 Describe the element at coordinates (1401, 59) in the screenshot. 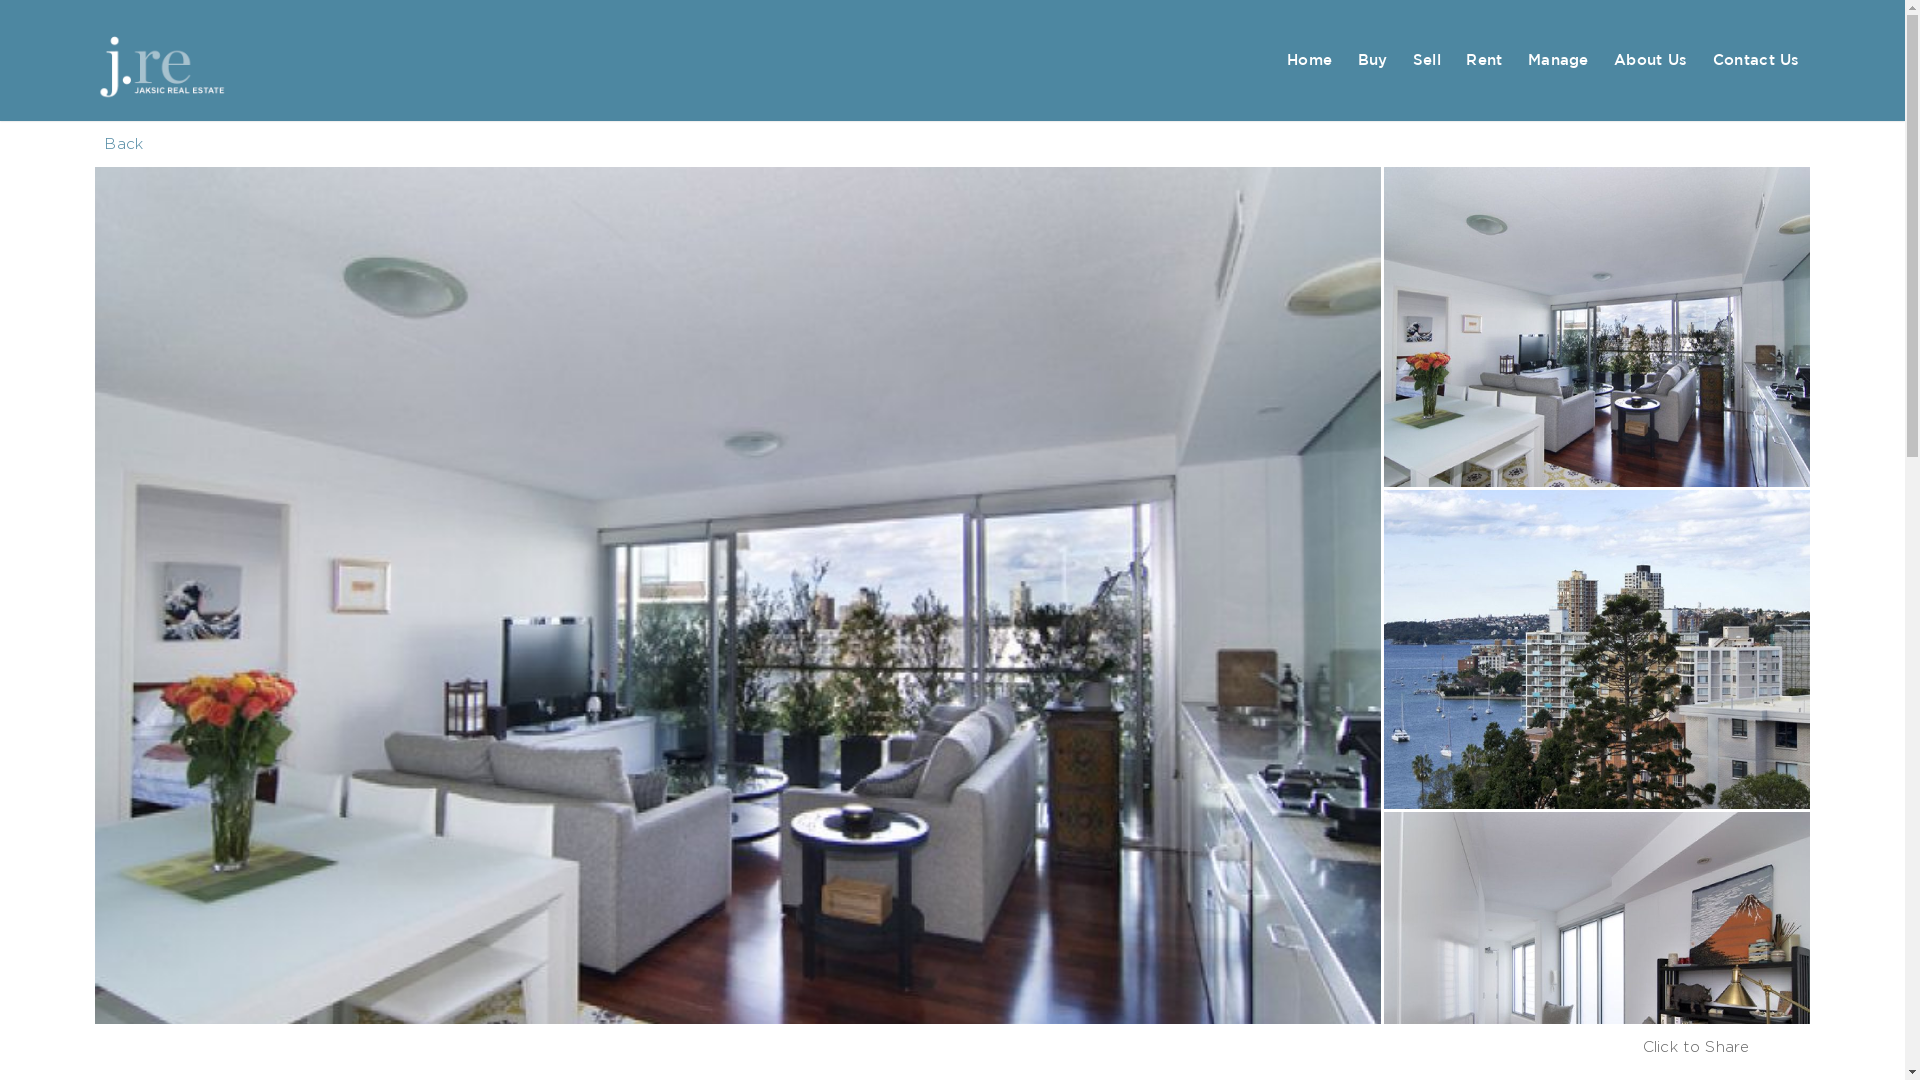

I see `'Sell'` at that location.